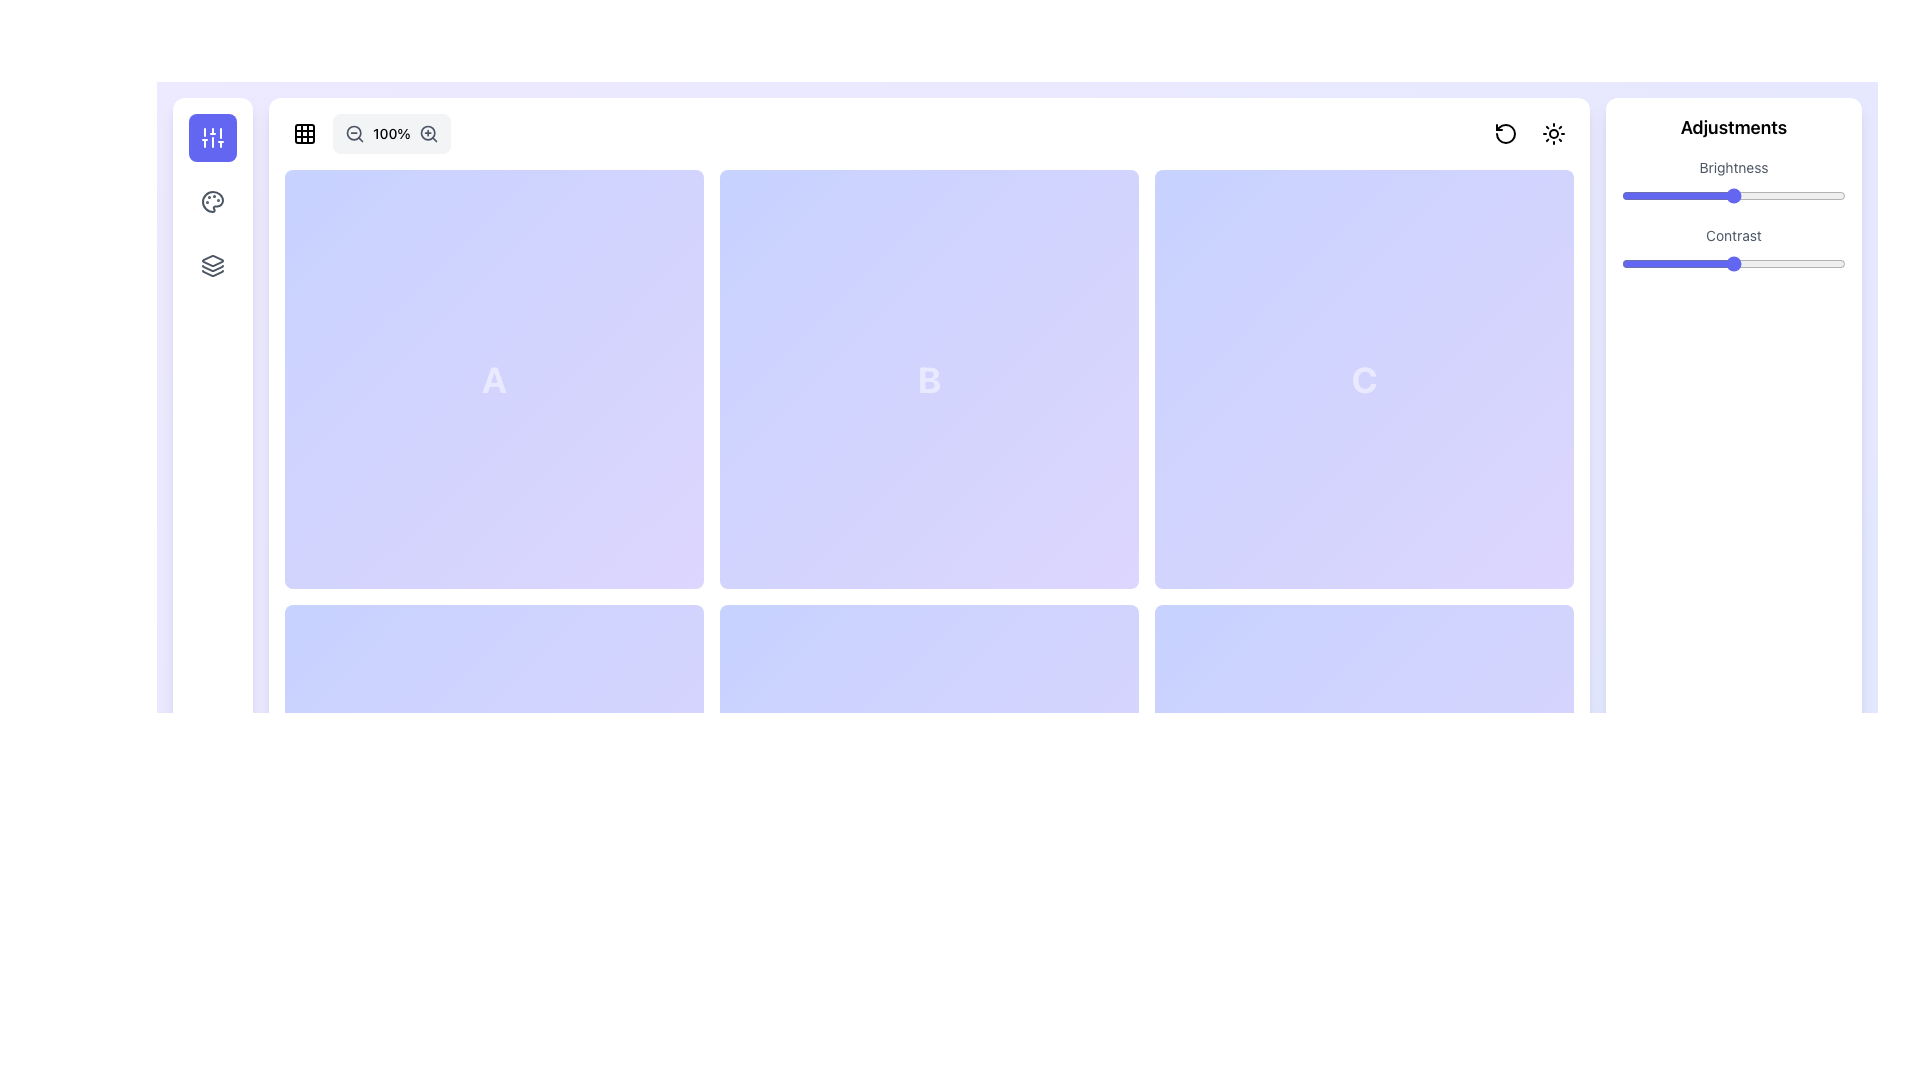 The height and width of the screenshot is (1080, 1920). I want to click on the circular sun icon button with a black outline in the top-right corner of the interface, so click(1553, 134).